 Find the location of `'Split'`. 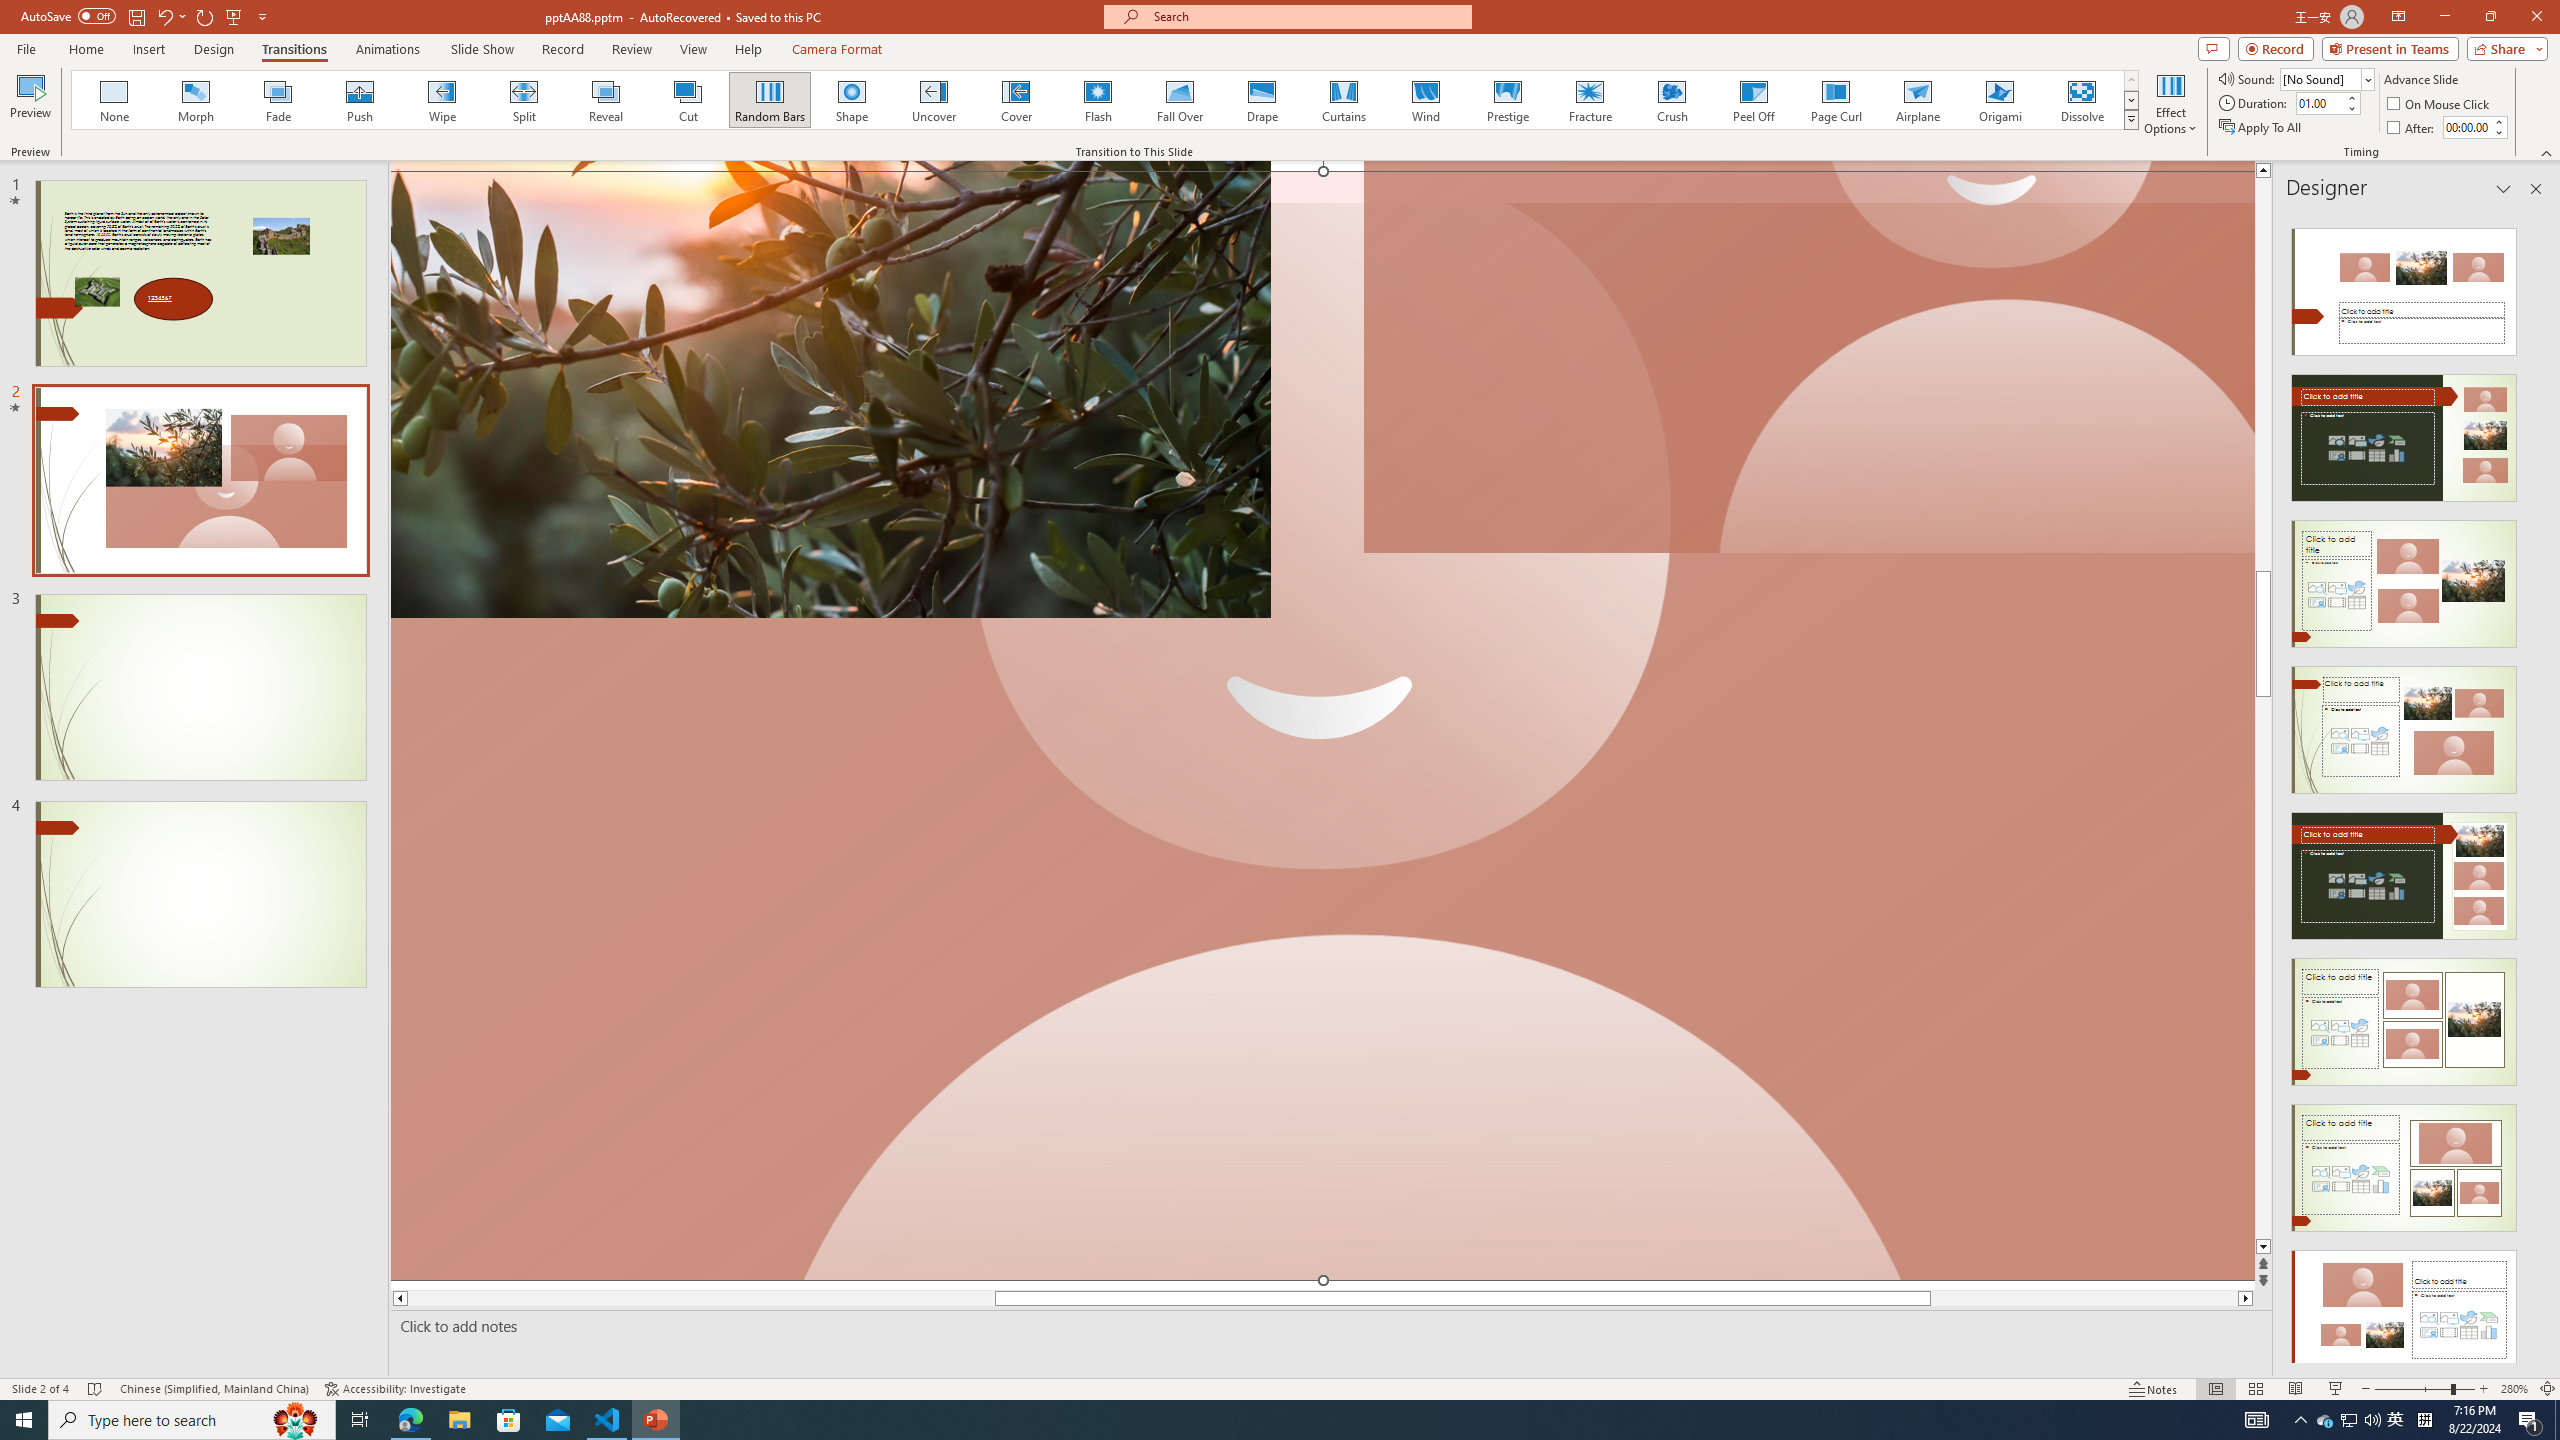

'Split' is located at coordinates (523, 99).